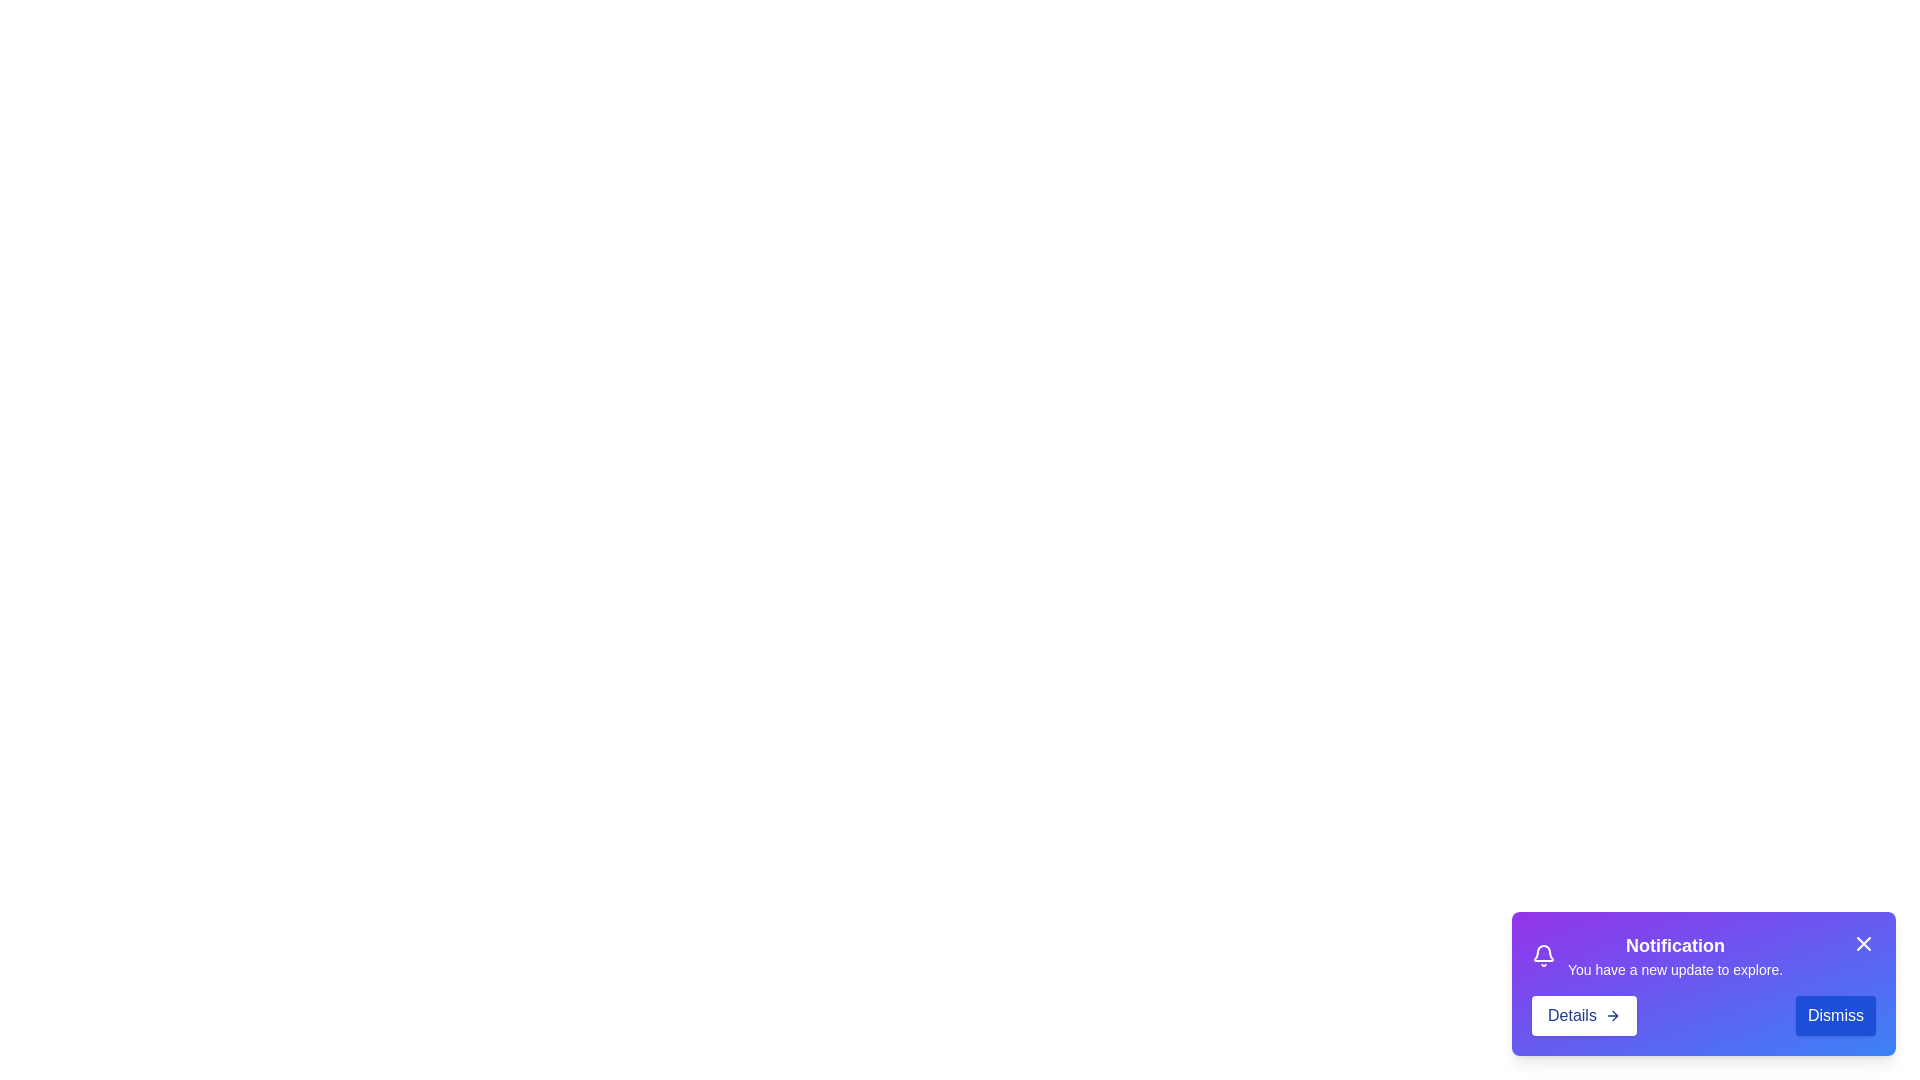 The height and width of the screenshot is (1080, 1920). Describe the element at coordinates (1612, 1015) in the screenshot. I see `the right-facing arrow icon inside the 'Details' button located at the bottom-left corner of the notification card` at that location.